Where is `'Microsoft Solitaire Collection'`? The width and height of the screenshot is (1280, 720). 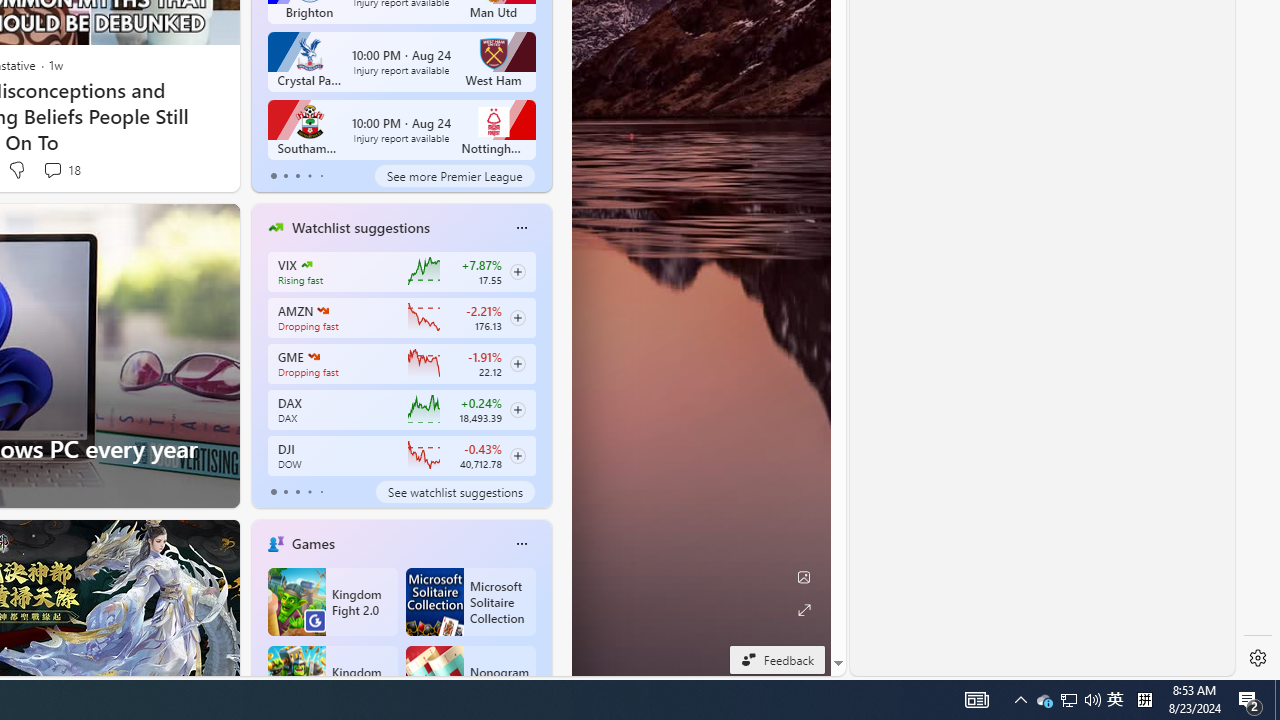 'Microsoft Solitaire Collection' is located at coordinates (469, 600).